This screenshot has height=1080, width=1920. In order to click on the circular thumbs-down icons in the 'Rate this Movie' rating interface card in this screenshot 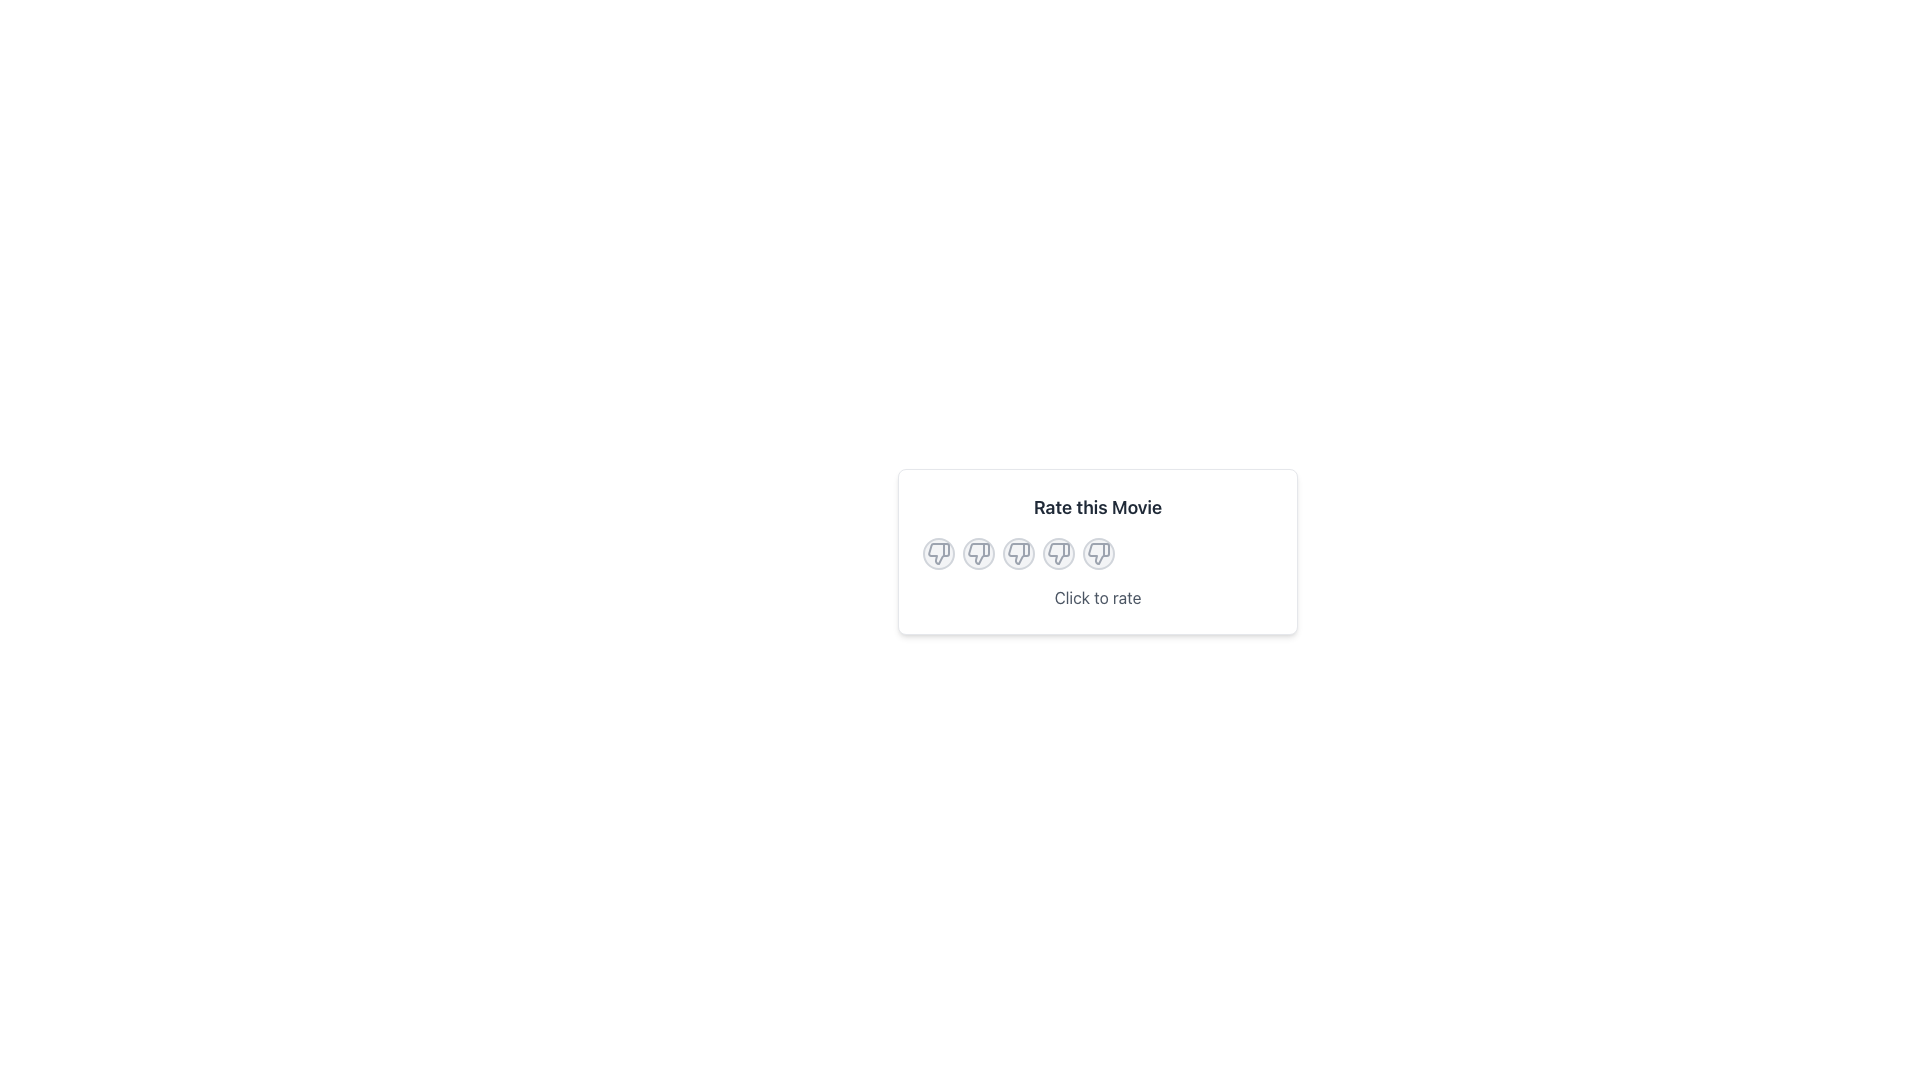, I will do `click(1097, 551)`.